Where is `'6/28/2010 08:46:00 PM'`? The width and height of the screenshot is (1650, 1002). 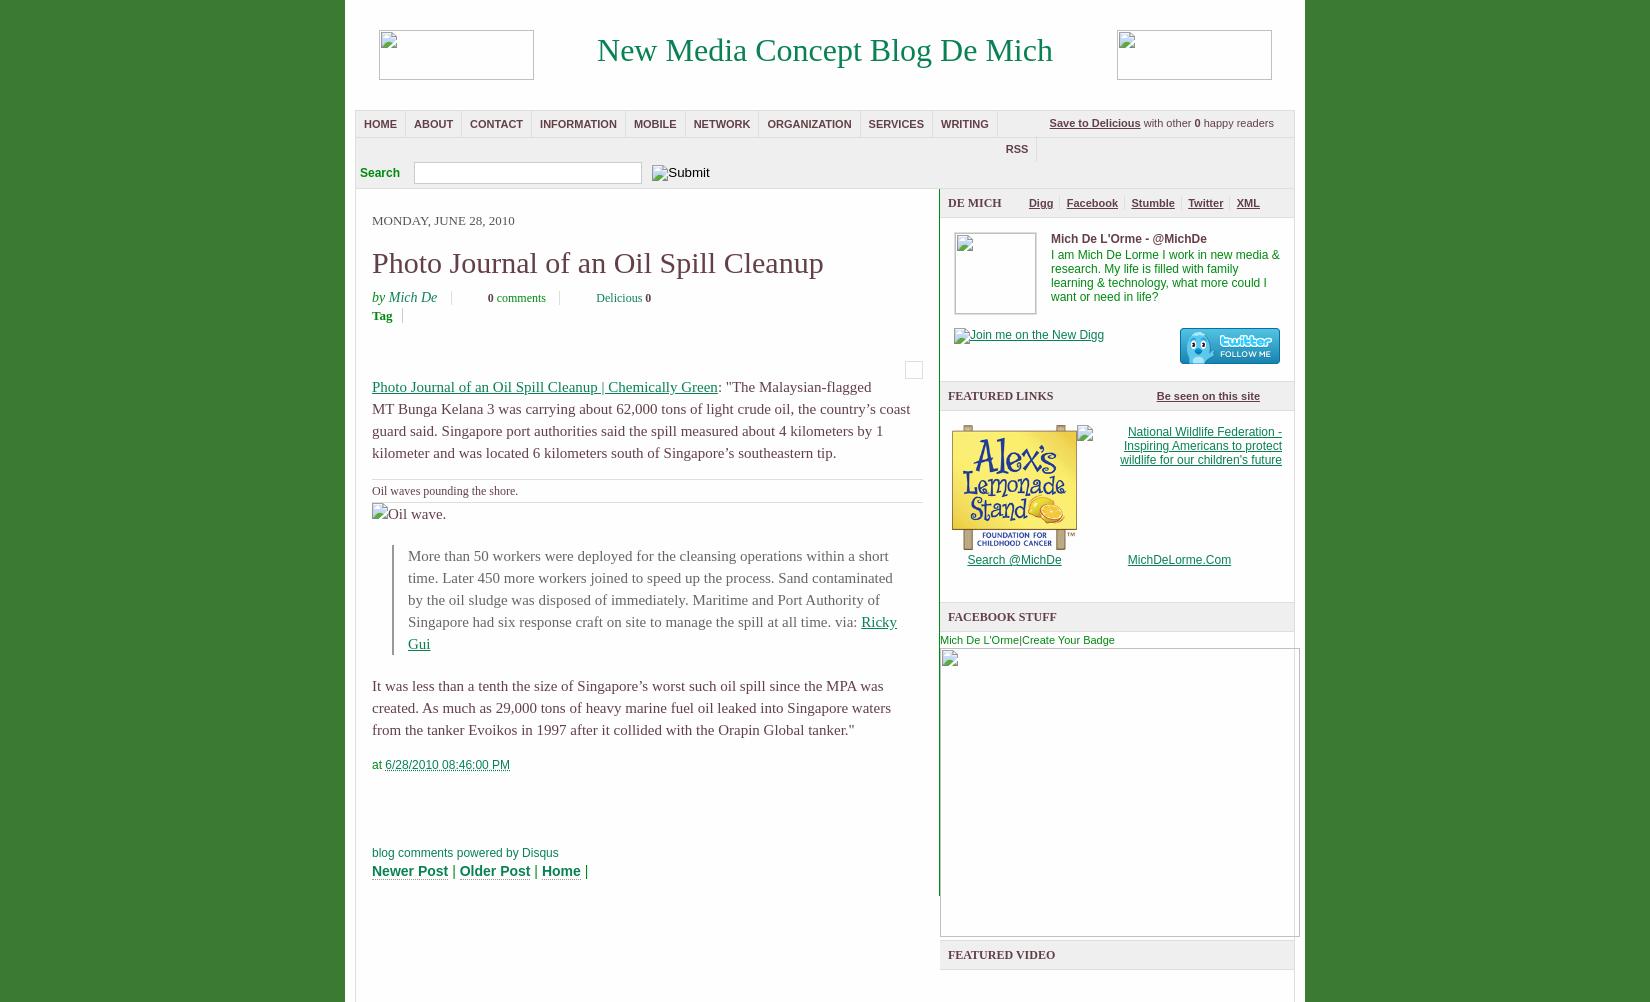 '6/28/2010 08:46:00 PM' is located at coordinates (384, 764).